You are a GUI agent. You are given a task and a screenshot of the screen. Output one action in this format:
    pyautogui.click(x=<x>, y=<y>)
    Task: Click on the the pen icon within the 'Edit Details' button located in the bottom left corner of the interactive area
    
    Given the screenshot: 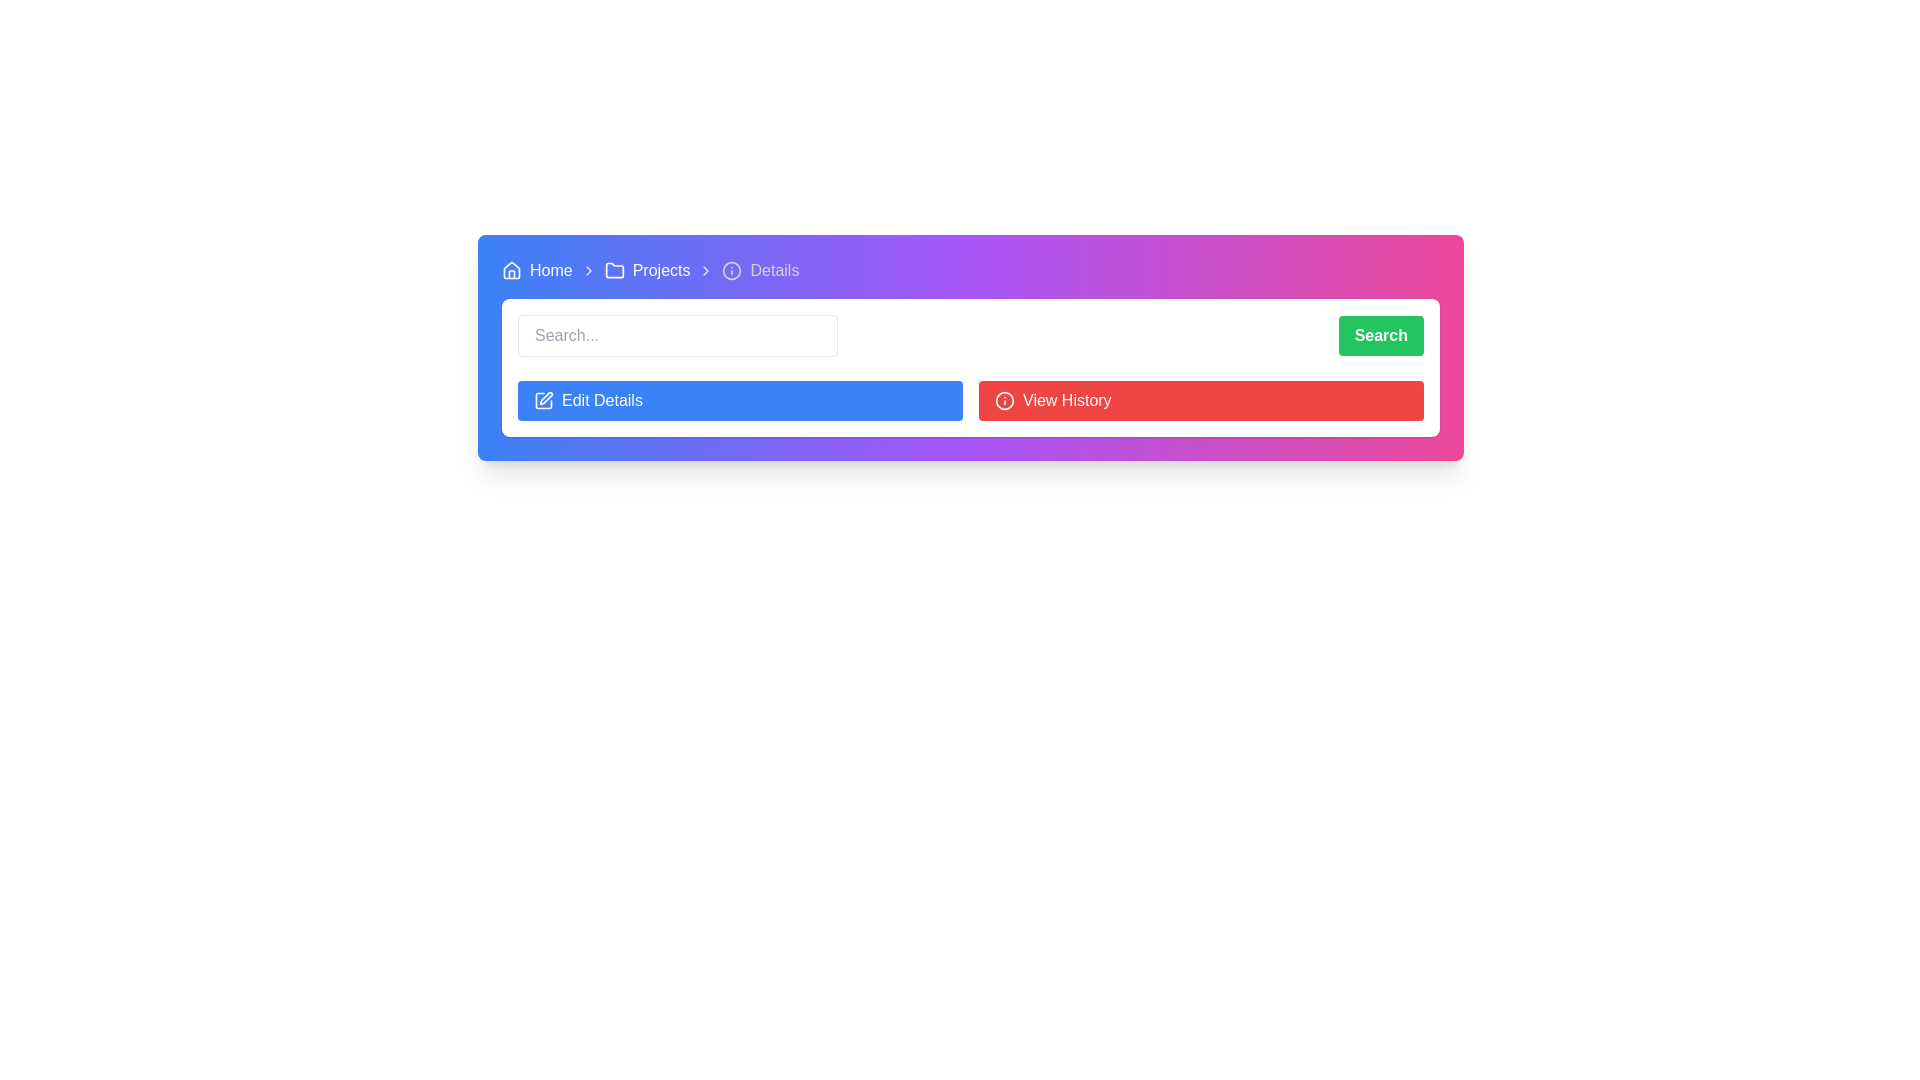 What is the action you would take?
    pyautogui.click(x=546, y=398)
    